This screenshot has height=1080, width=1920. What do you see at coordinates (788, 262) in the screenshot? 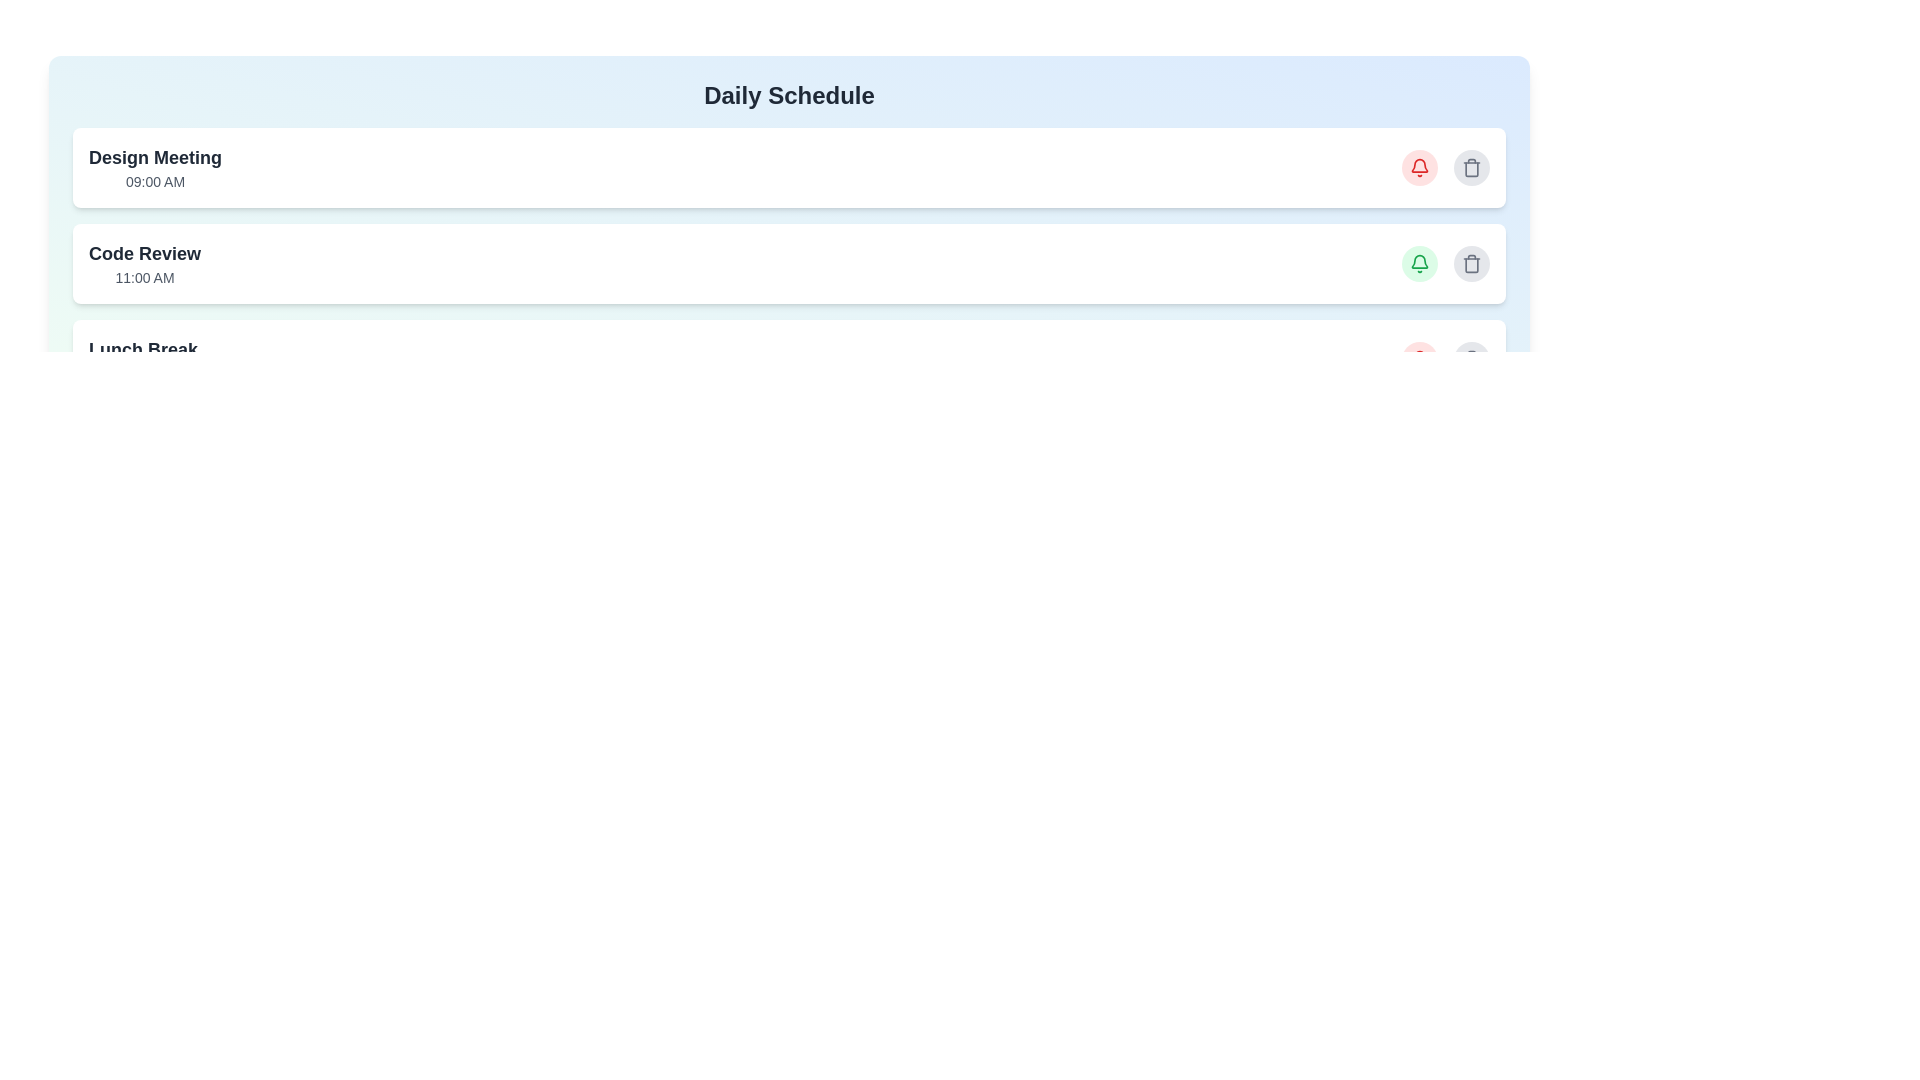
I see `the task item corresponding to Code Review` at bounding box center [788, 262].